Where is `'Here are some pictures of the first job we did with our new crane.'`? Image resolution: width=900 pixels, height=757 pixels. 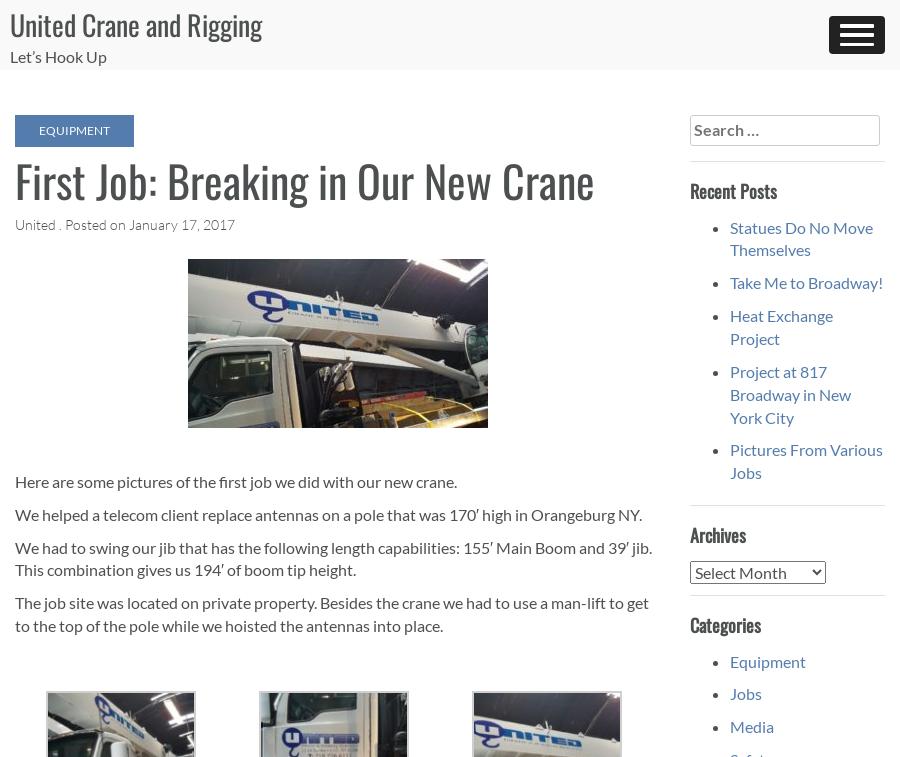 'Here are some pictures of the first job we did with our new crane.' is located at coordinates (234, 480).